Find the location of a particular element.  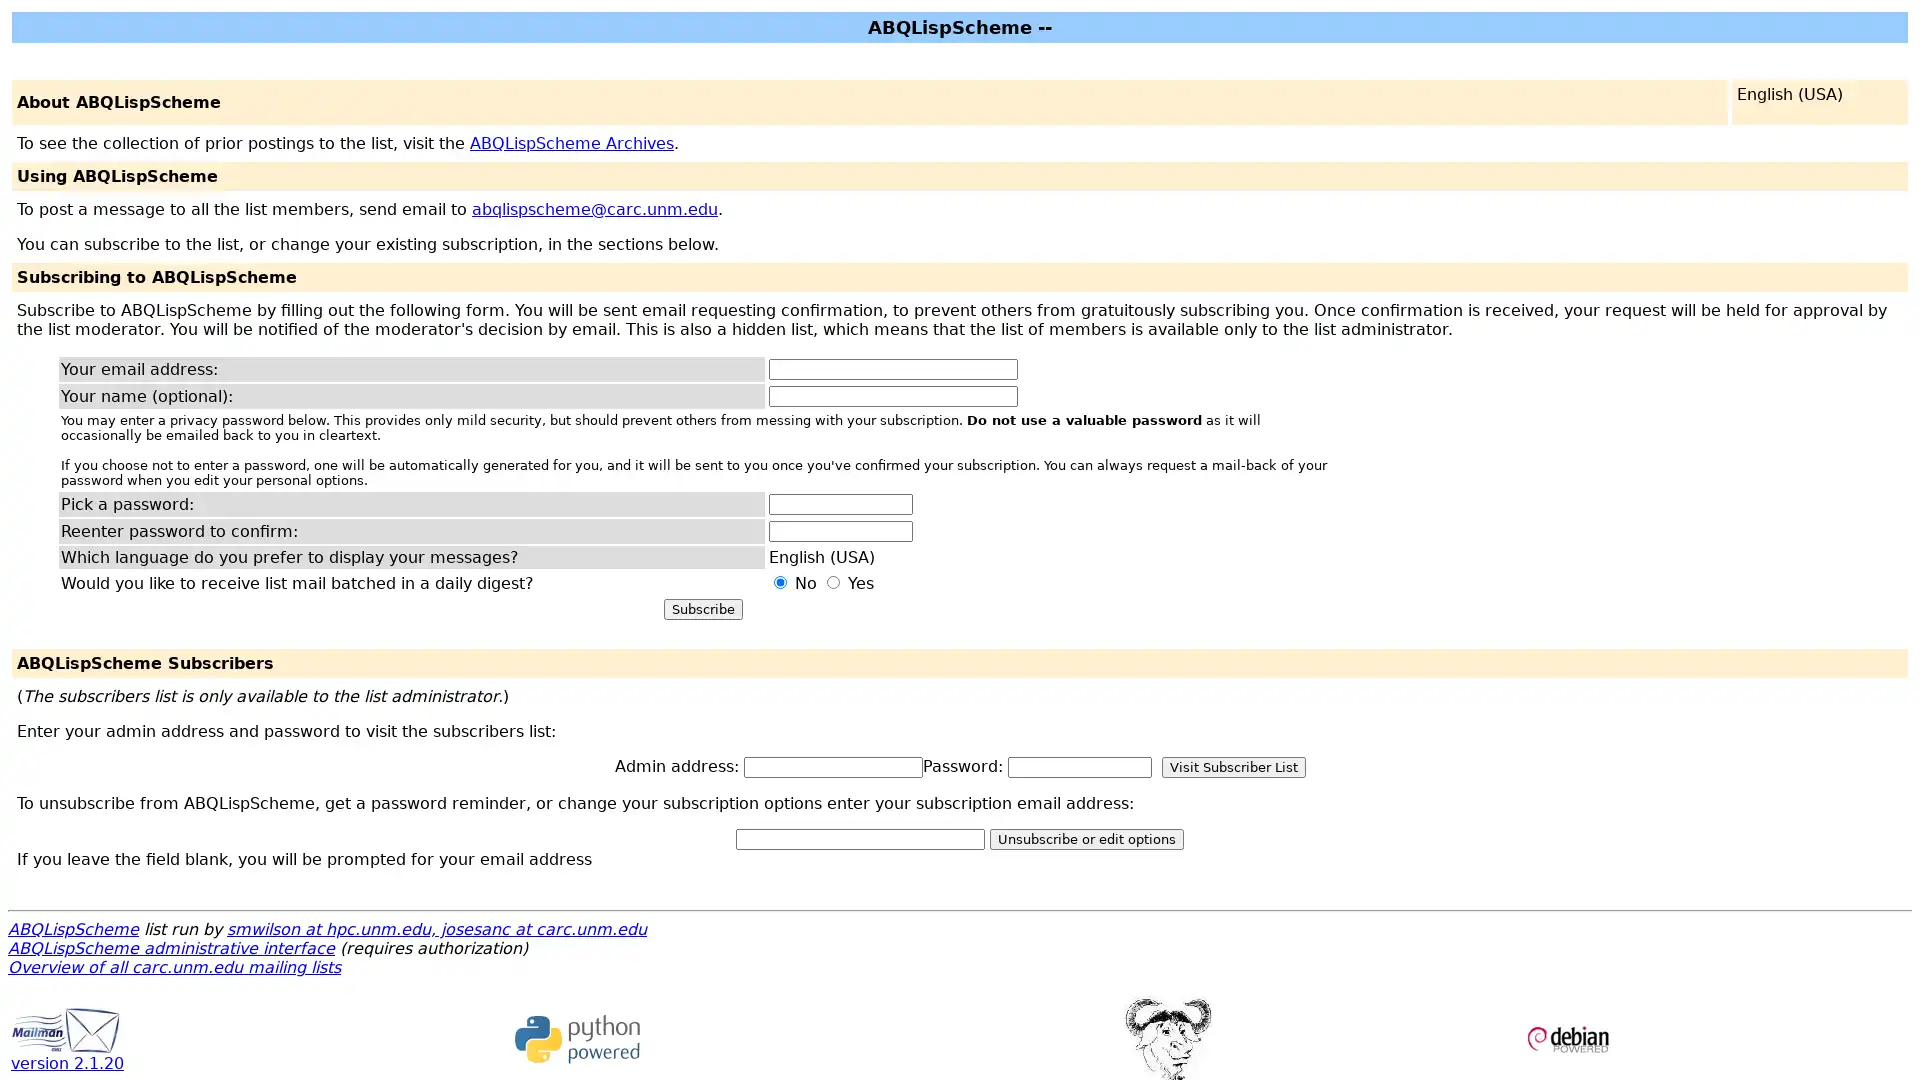

Unsubscribe or edit options is located at coordinates (1085, 839).